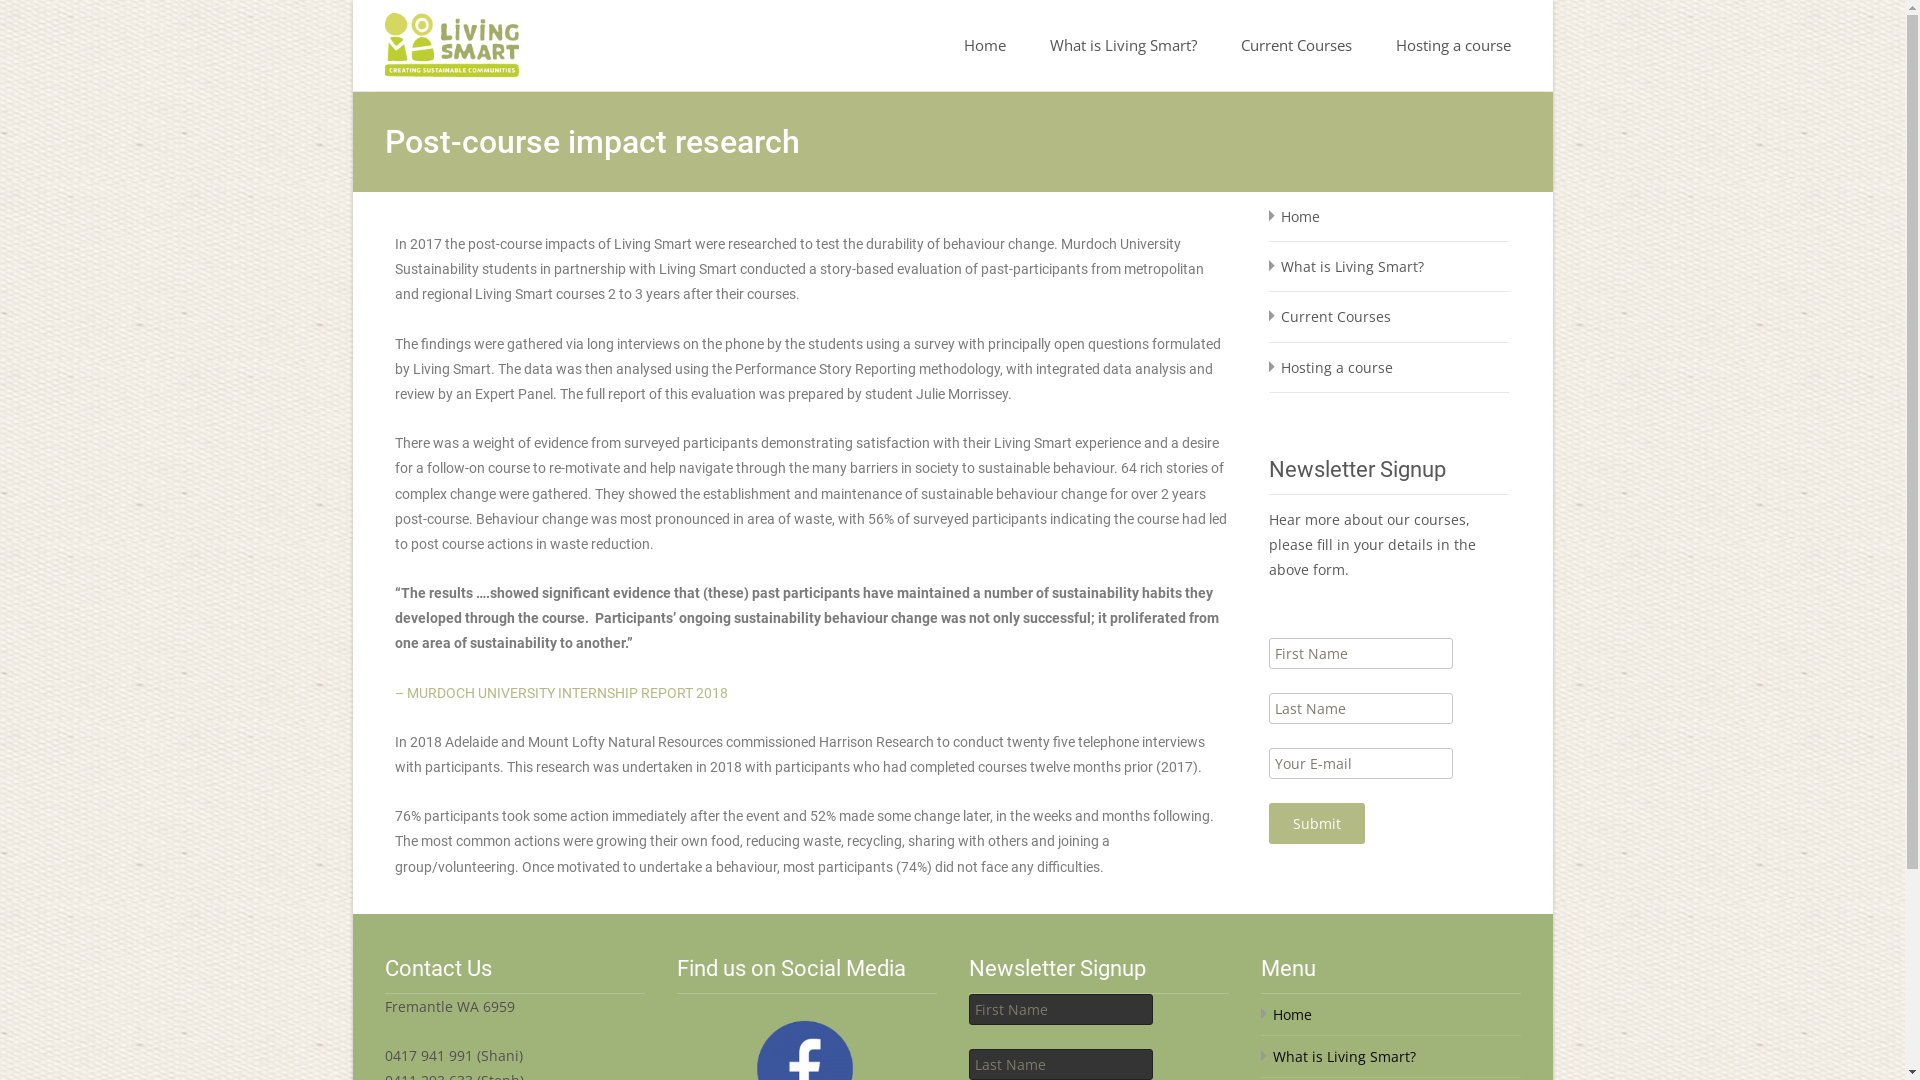  I want to click on 'Submit', so click(1315, 823).